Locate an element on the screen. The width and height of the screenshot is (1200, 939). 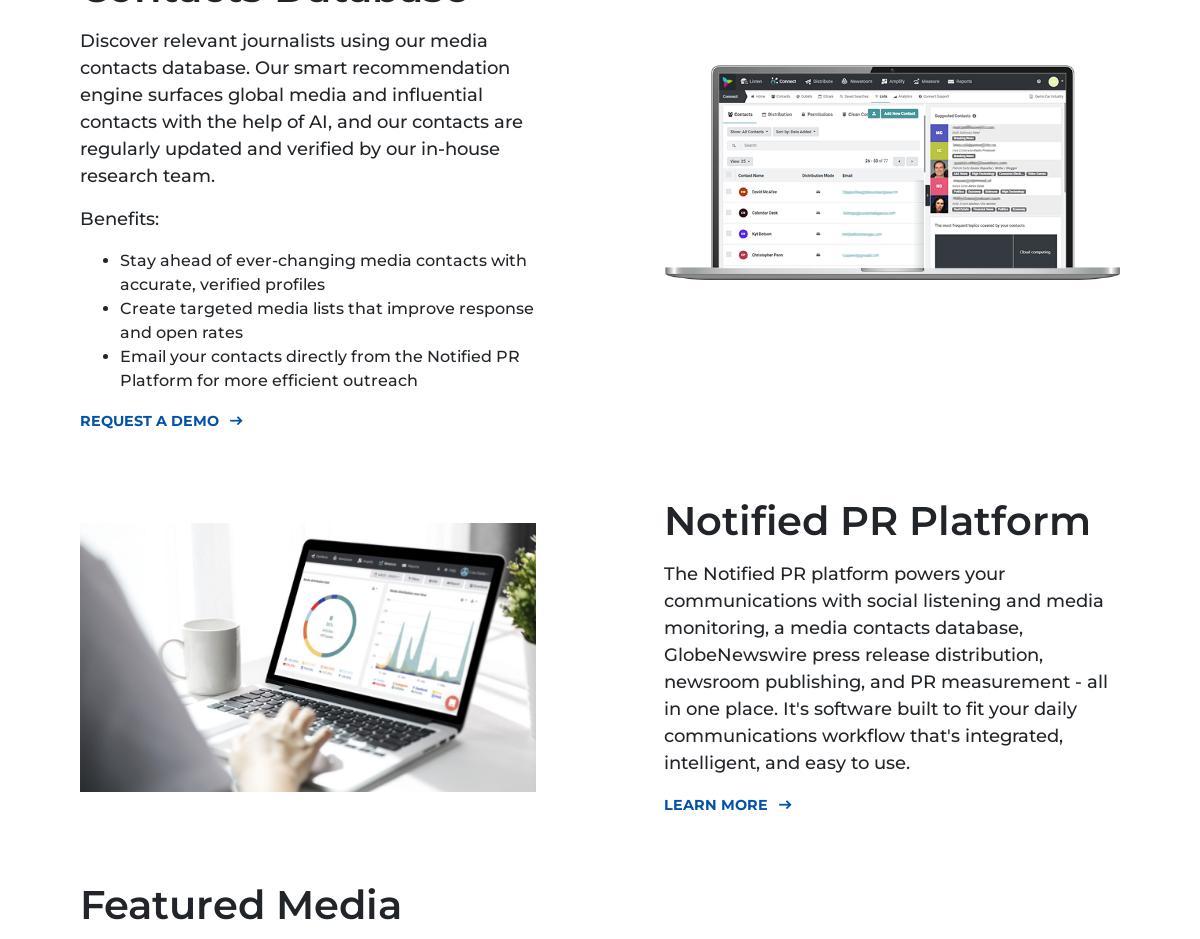
'Stay ahead of ever-changing media contacts with accurate, verified profiles' is located at coordinates (323, 271).